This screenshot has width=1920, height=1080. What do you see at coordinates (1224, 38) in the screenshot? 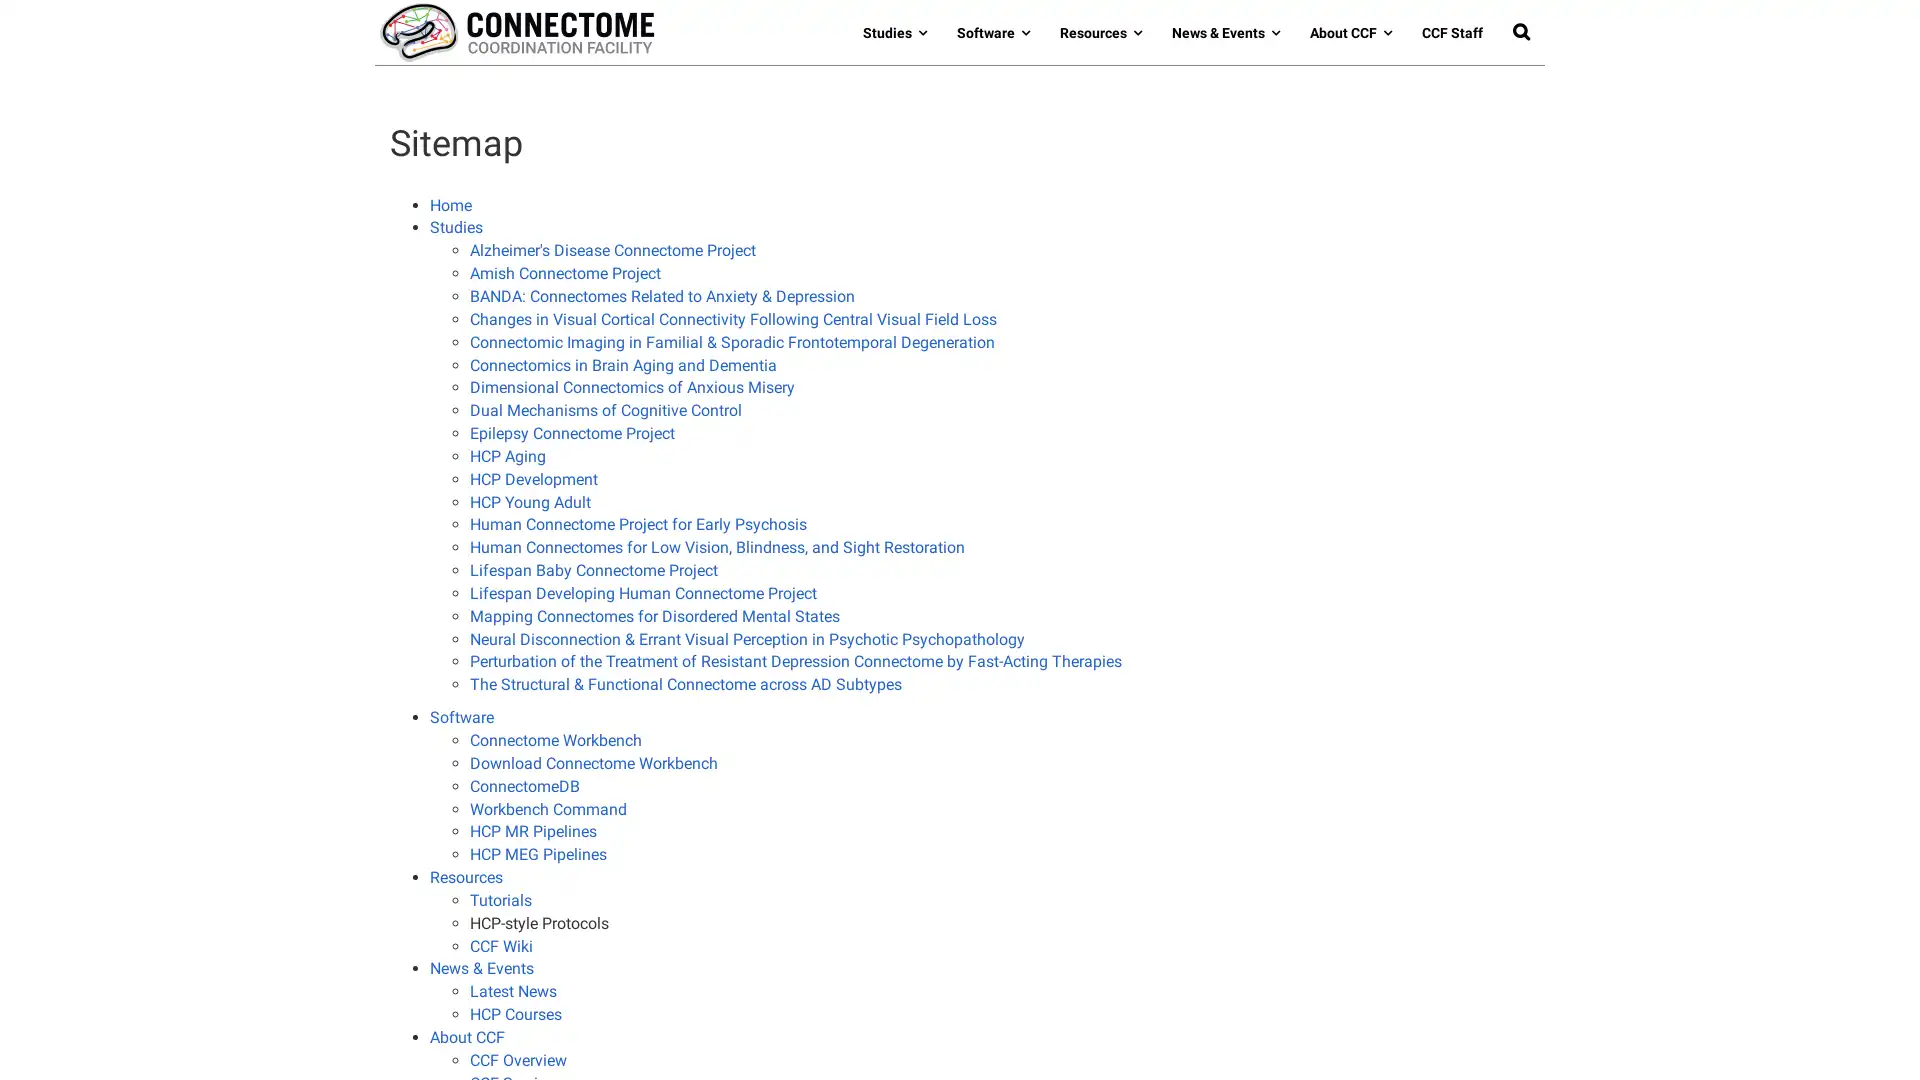
I see `News & Events` at bounding box center [1224, 38].